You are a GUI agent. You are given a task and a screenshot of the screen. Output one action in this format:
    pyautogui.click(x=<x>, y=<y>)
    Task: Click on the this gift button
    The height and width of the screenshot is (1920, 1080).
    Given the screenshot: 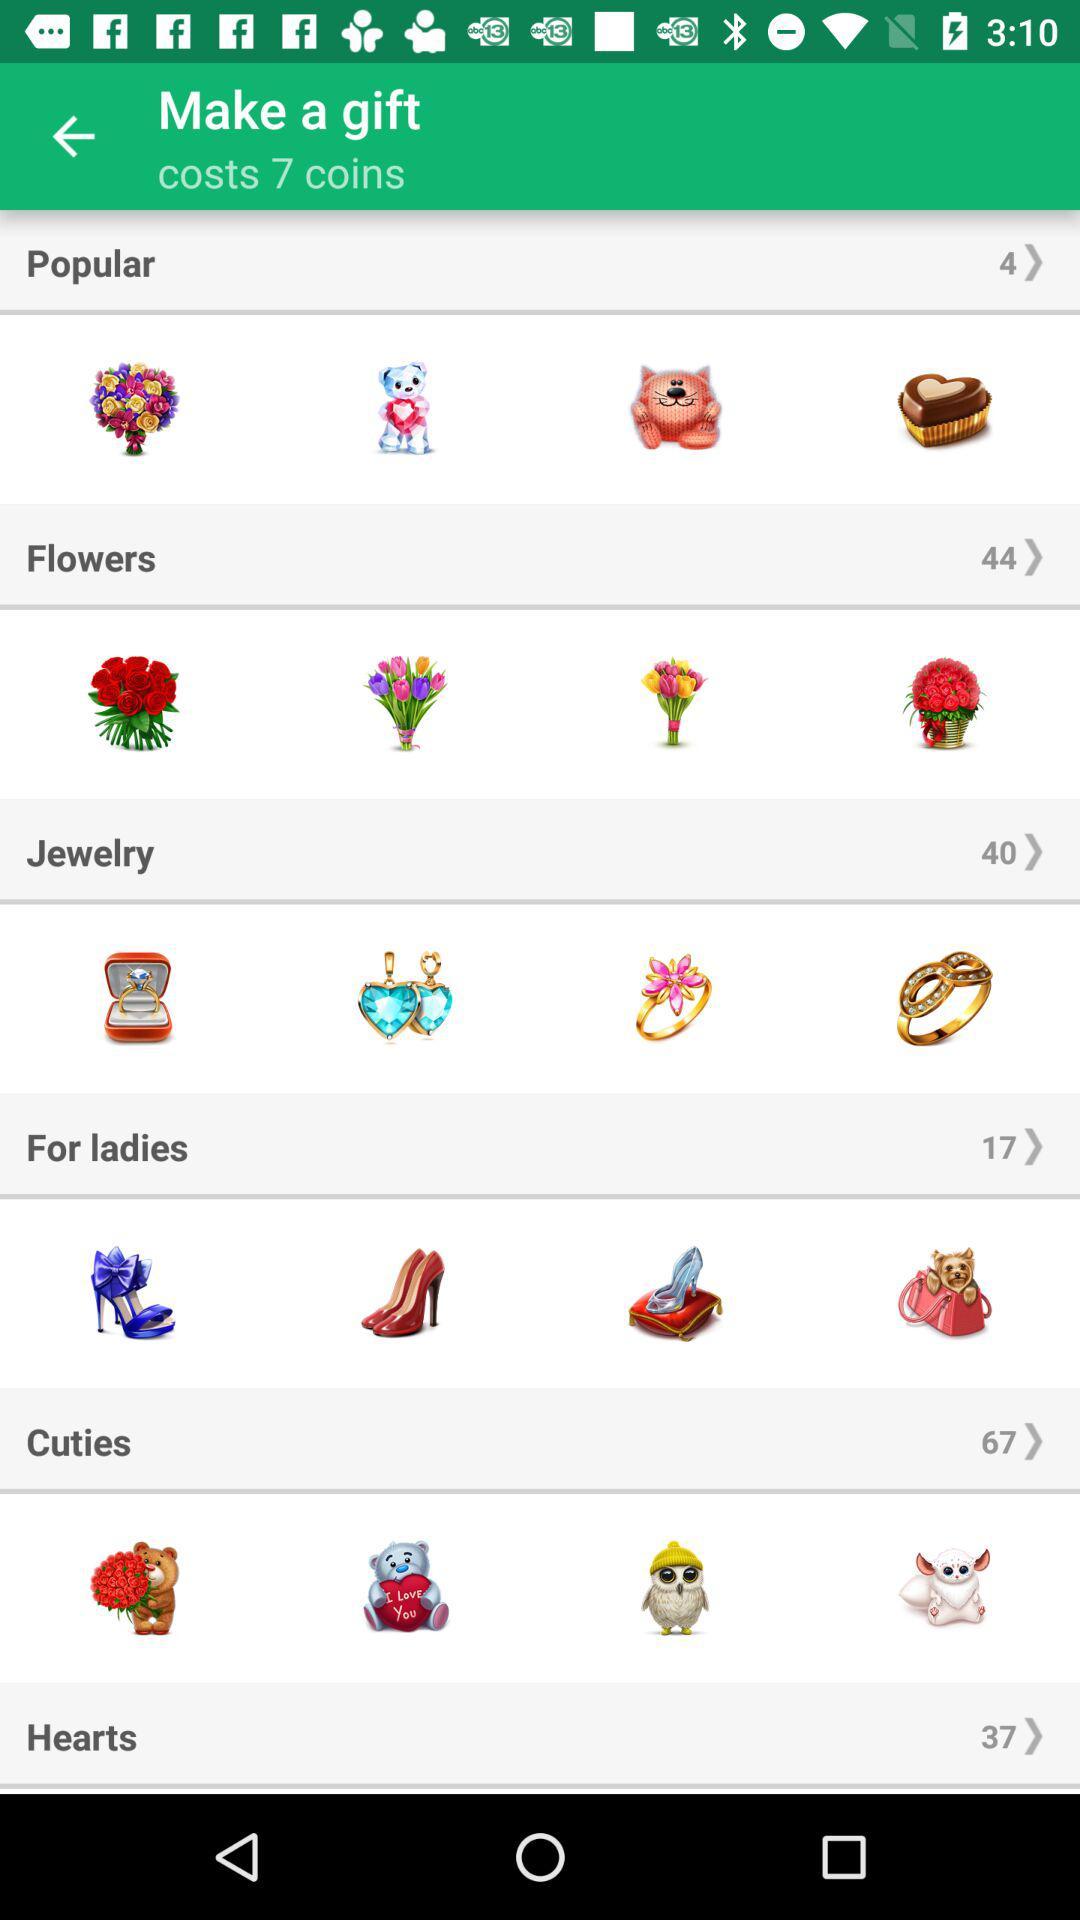 What is the action you would take?
    pyautogui.click(x=135, y=998)
    